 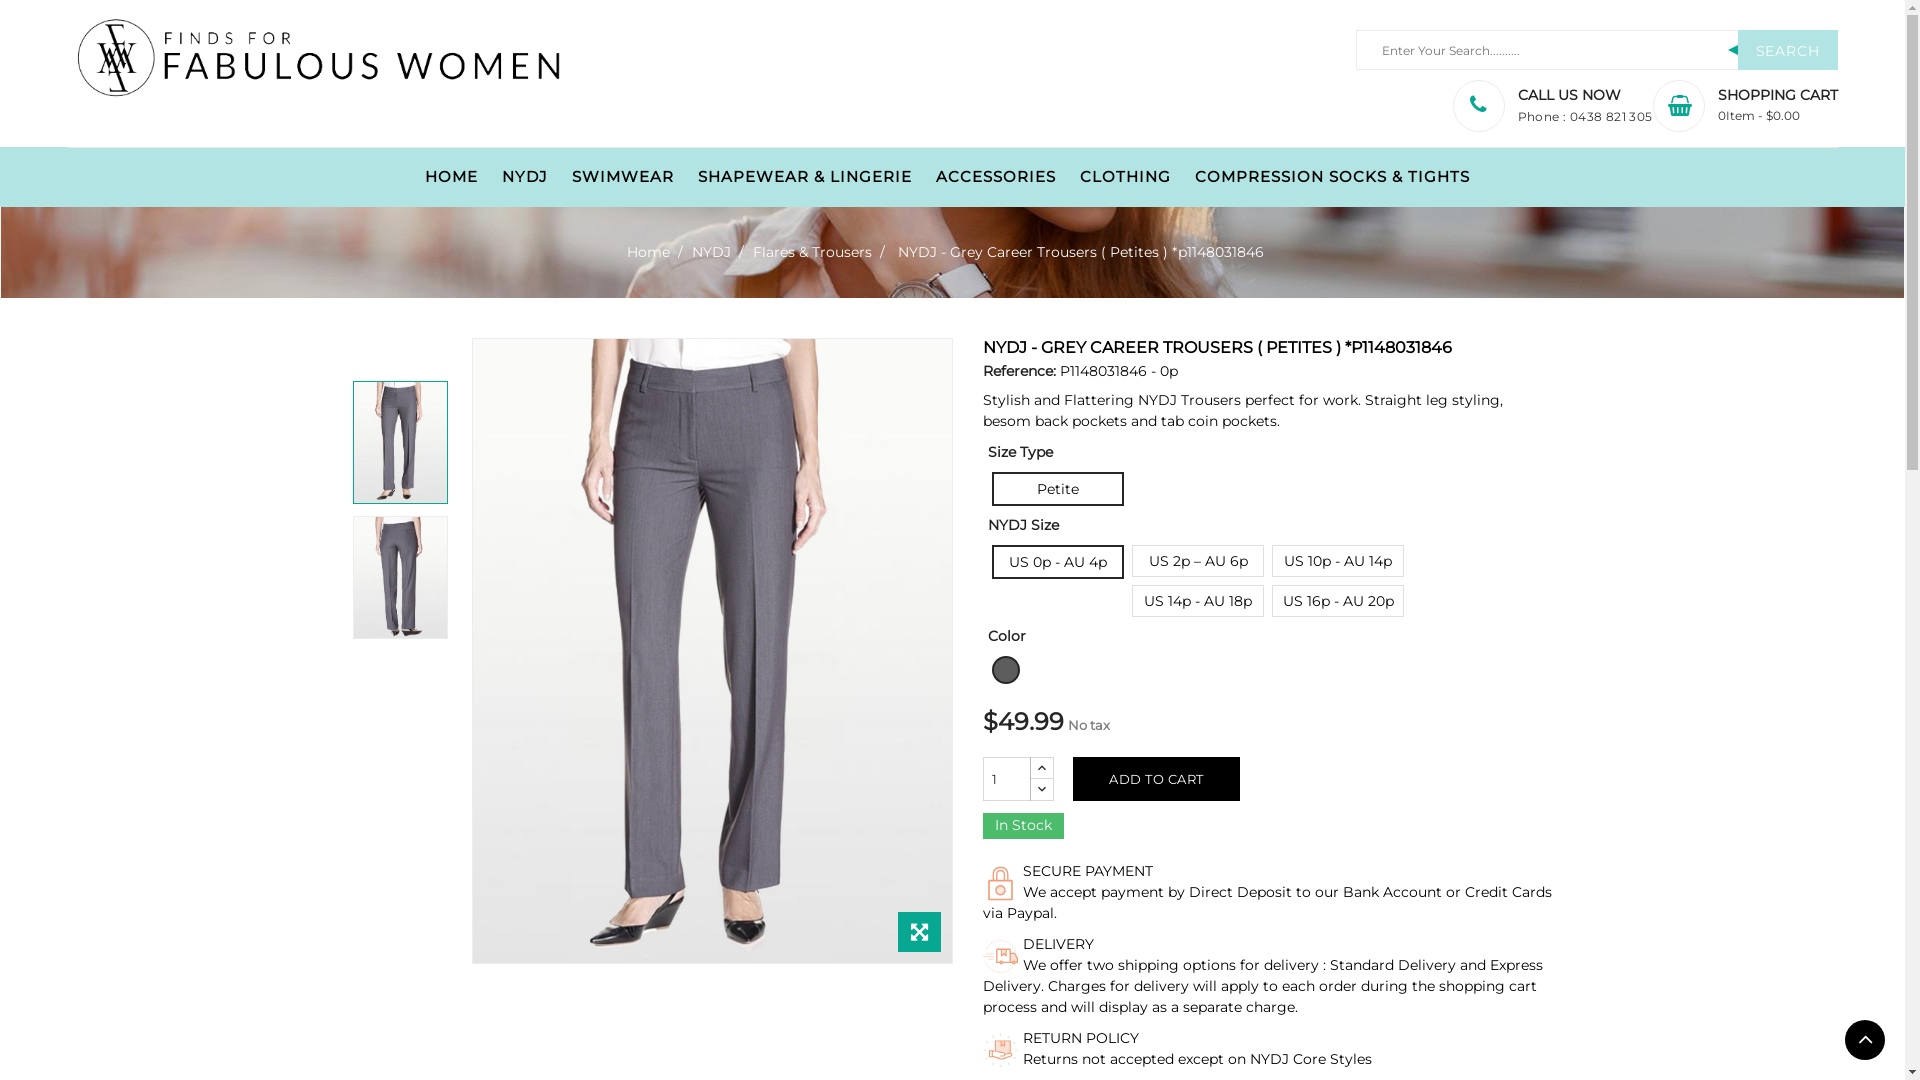 I want to click on 'Home', so click(x=626, y=250).